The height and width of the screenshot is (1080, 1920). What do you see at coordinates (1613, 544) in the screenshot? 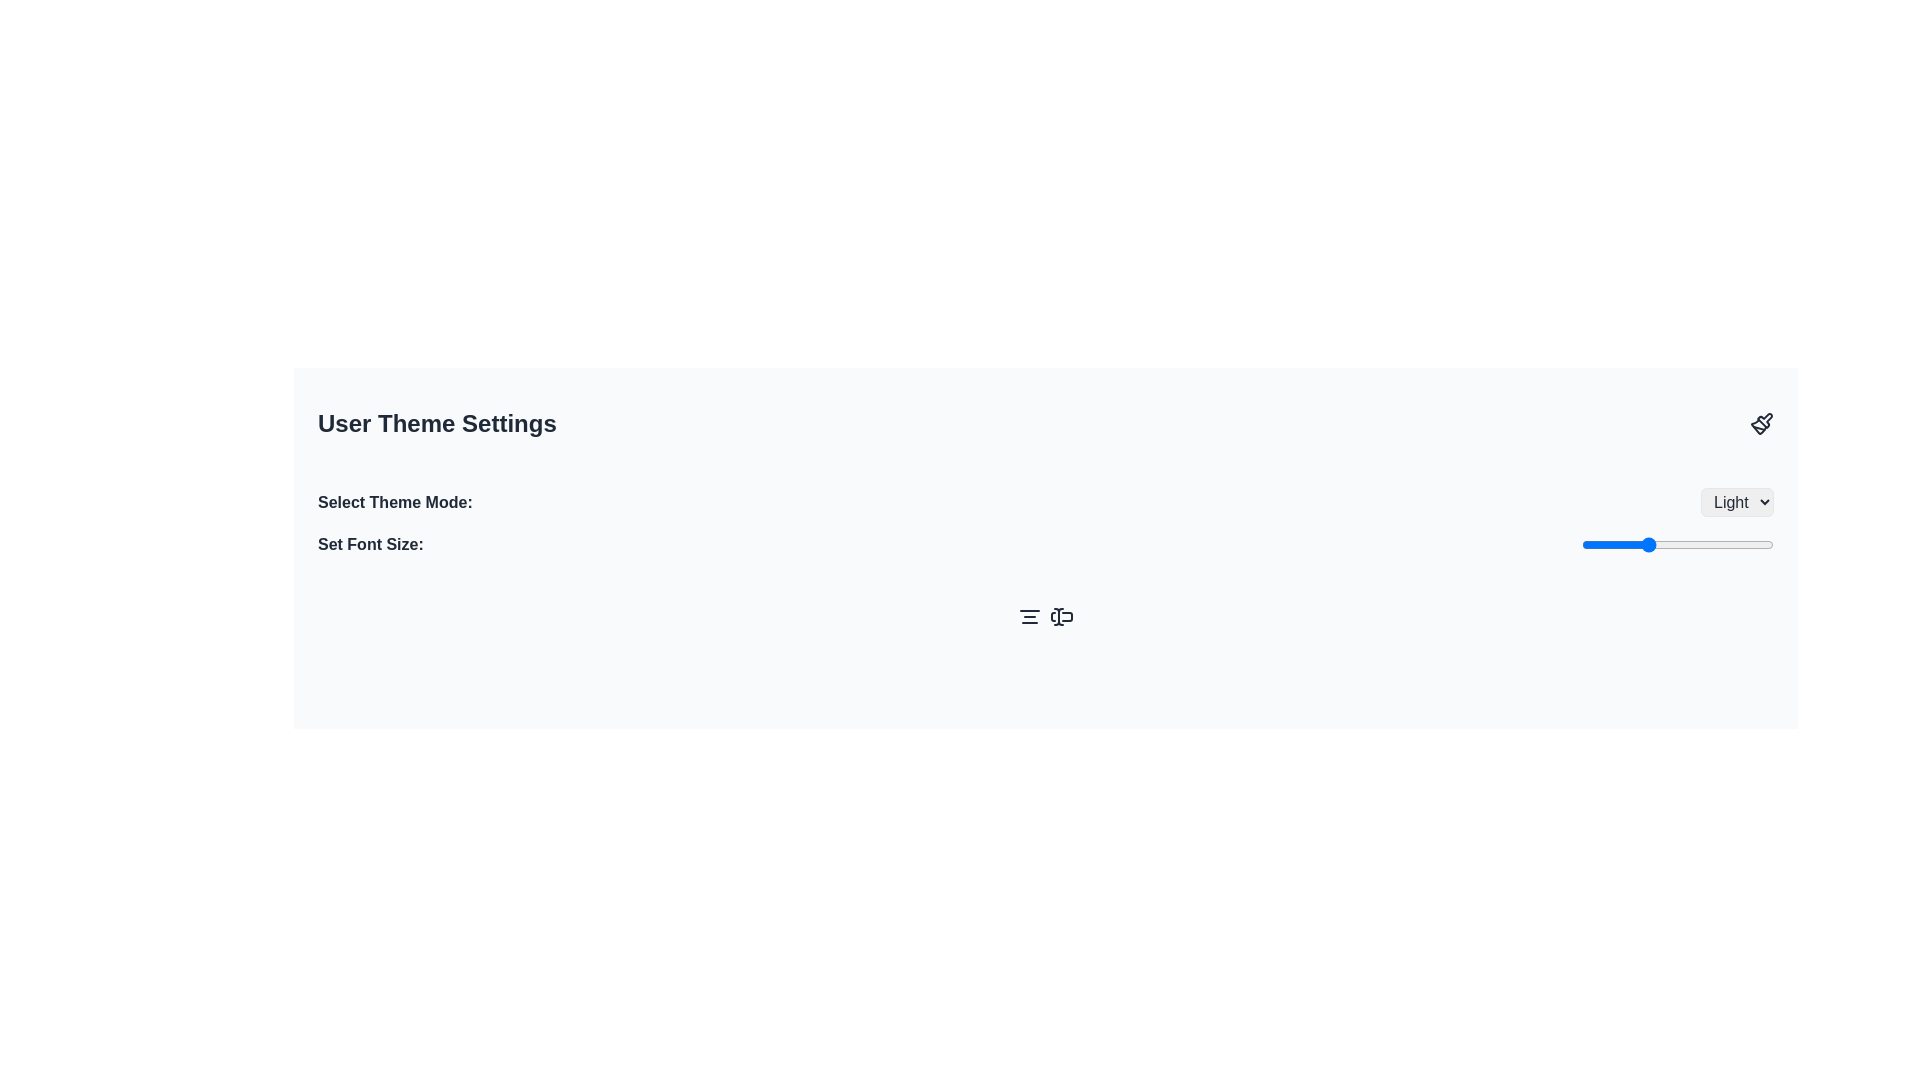
I see `the font size` at bounding box center [1613, 544].